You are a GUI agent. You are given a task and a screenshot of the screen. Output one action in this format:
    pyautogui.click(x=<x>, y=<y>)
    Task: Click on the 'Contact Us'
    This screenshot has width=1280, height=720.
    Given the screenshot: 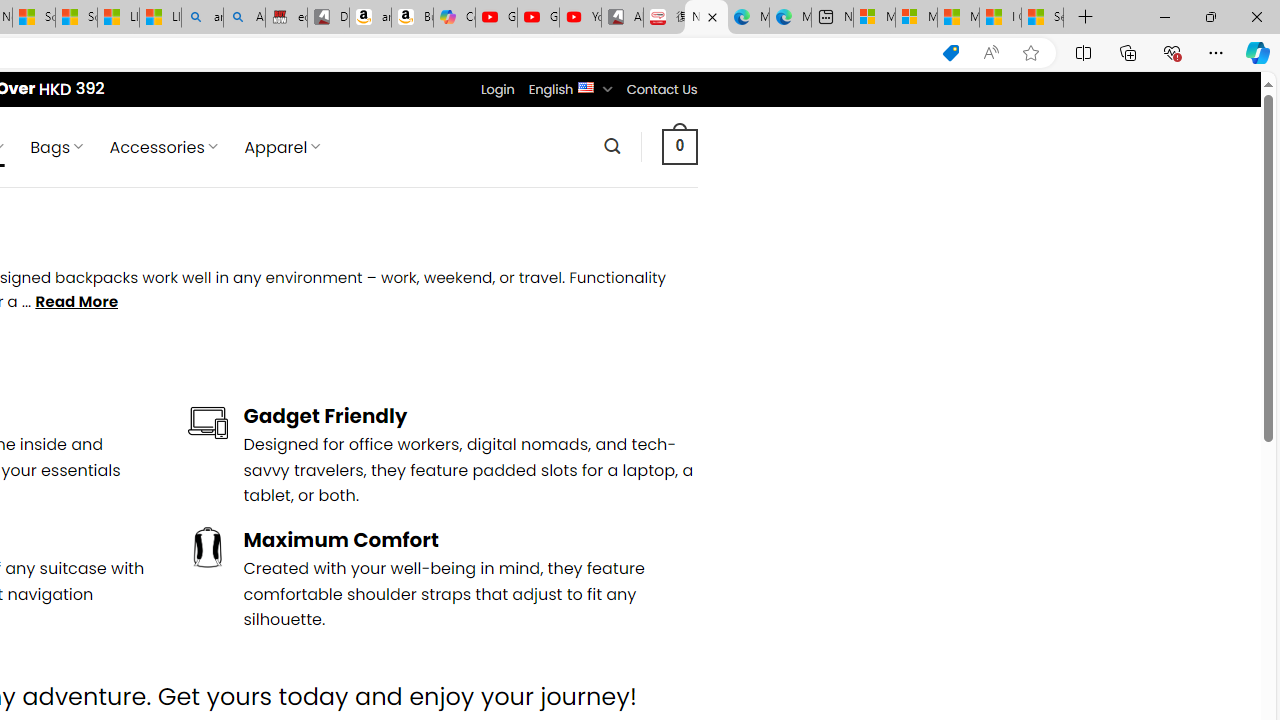 What is the action you would take?
    pyautogui.click(x=661, y=88)
    